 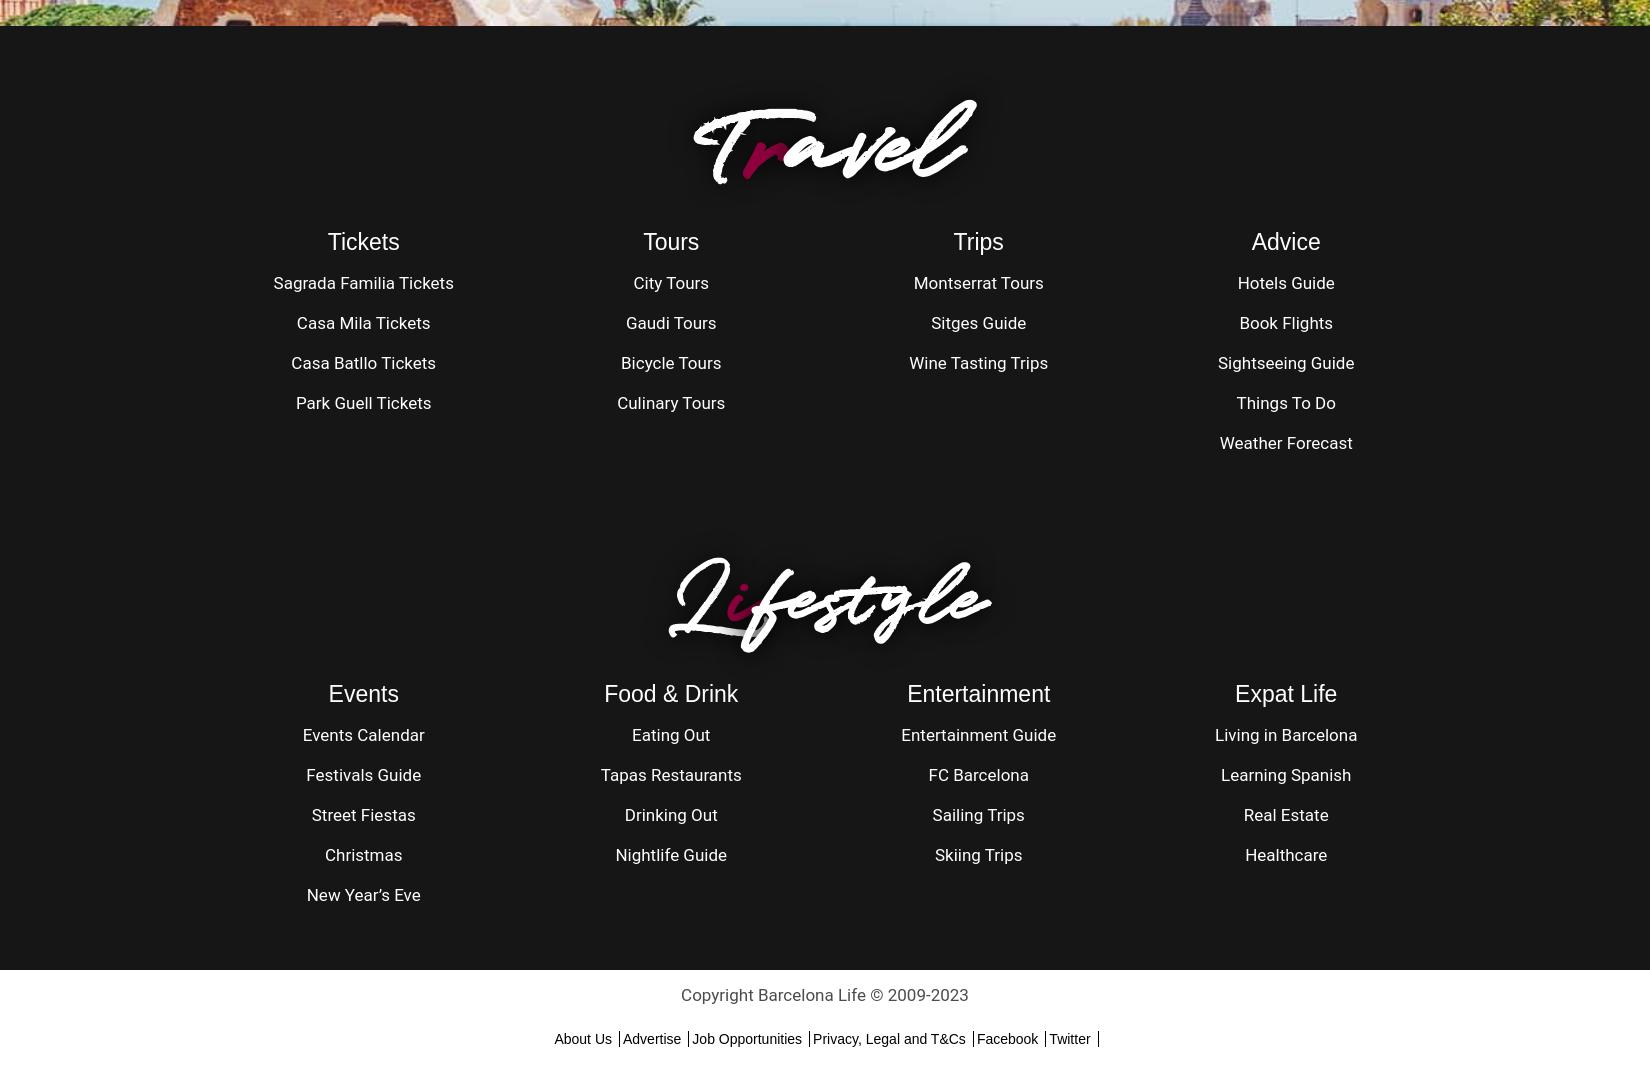 What do you see at coordinates (624, 322) in the screenshot?
I see `'Gaudi Tours'` at bounding box center [624, 322].